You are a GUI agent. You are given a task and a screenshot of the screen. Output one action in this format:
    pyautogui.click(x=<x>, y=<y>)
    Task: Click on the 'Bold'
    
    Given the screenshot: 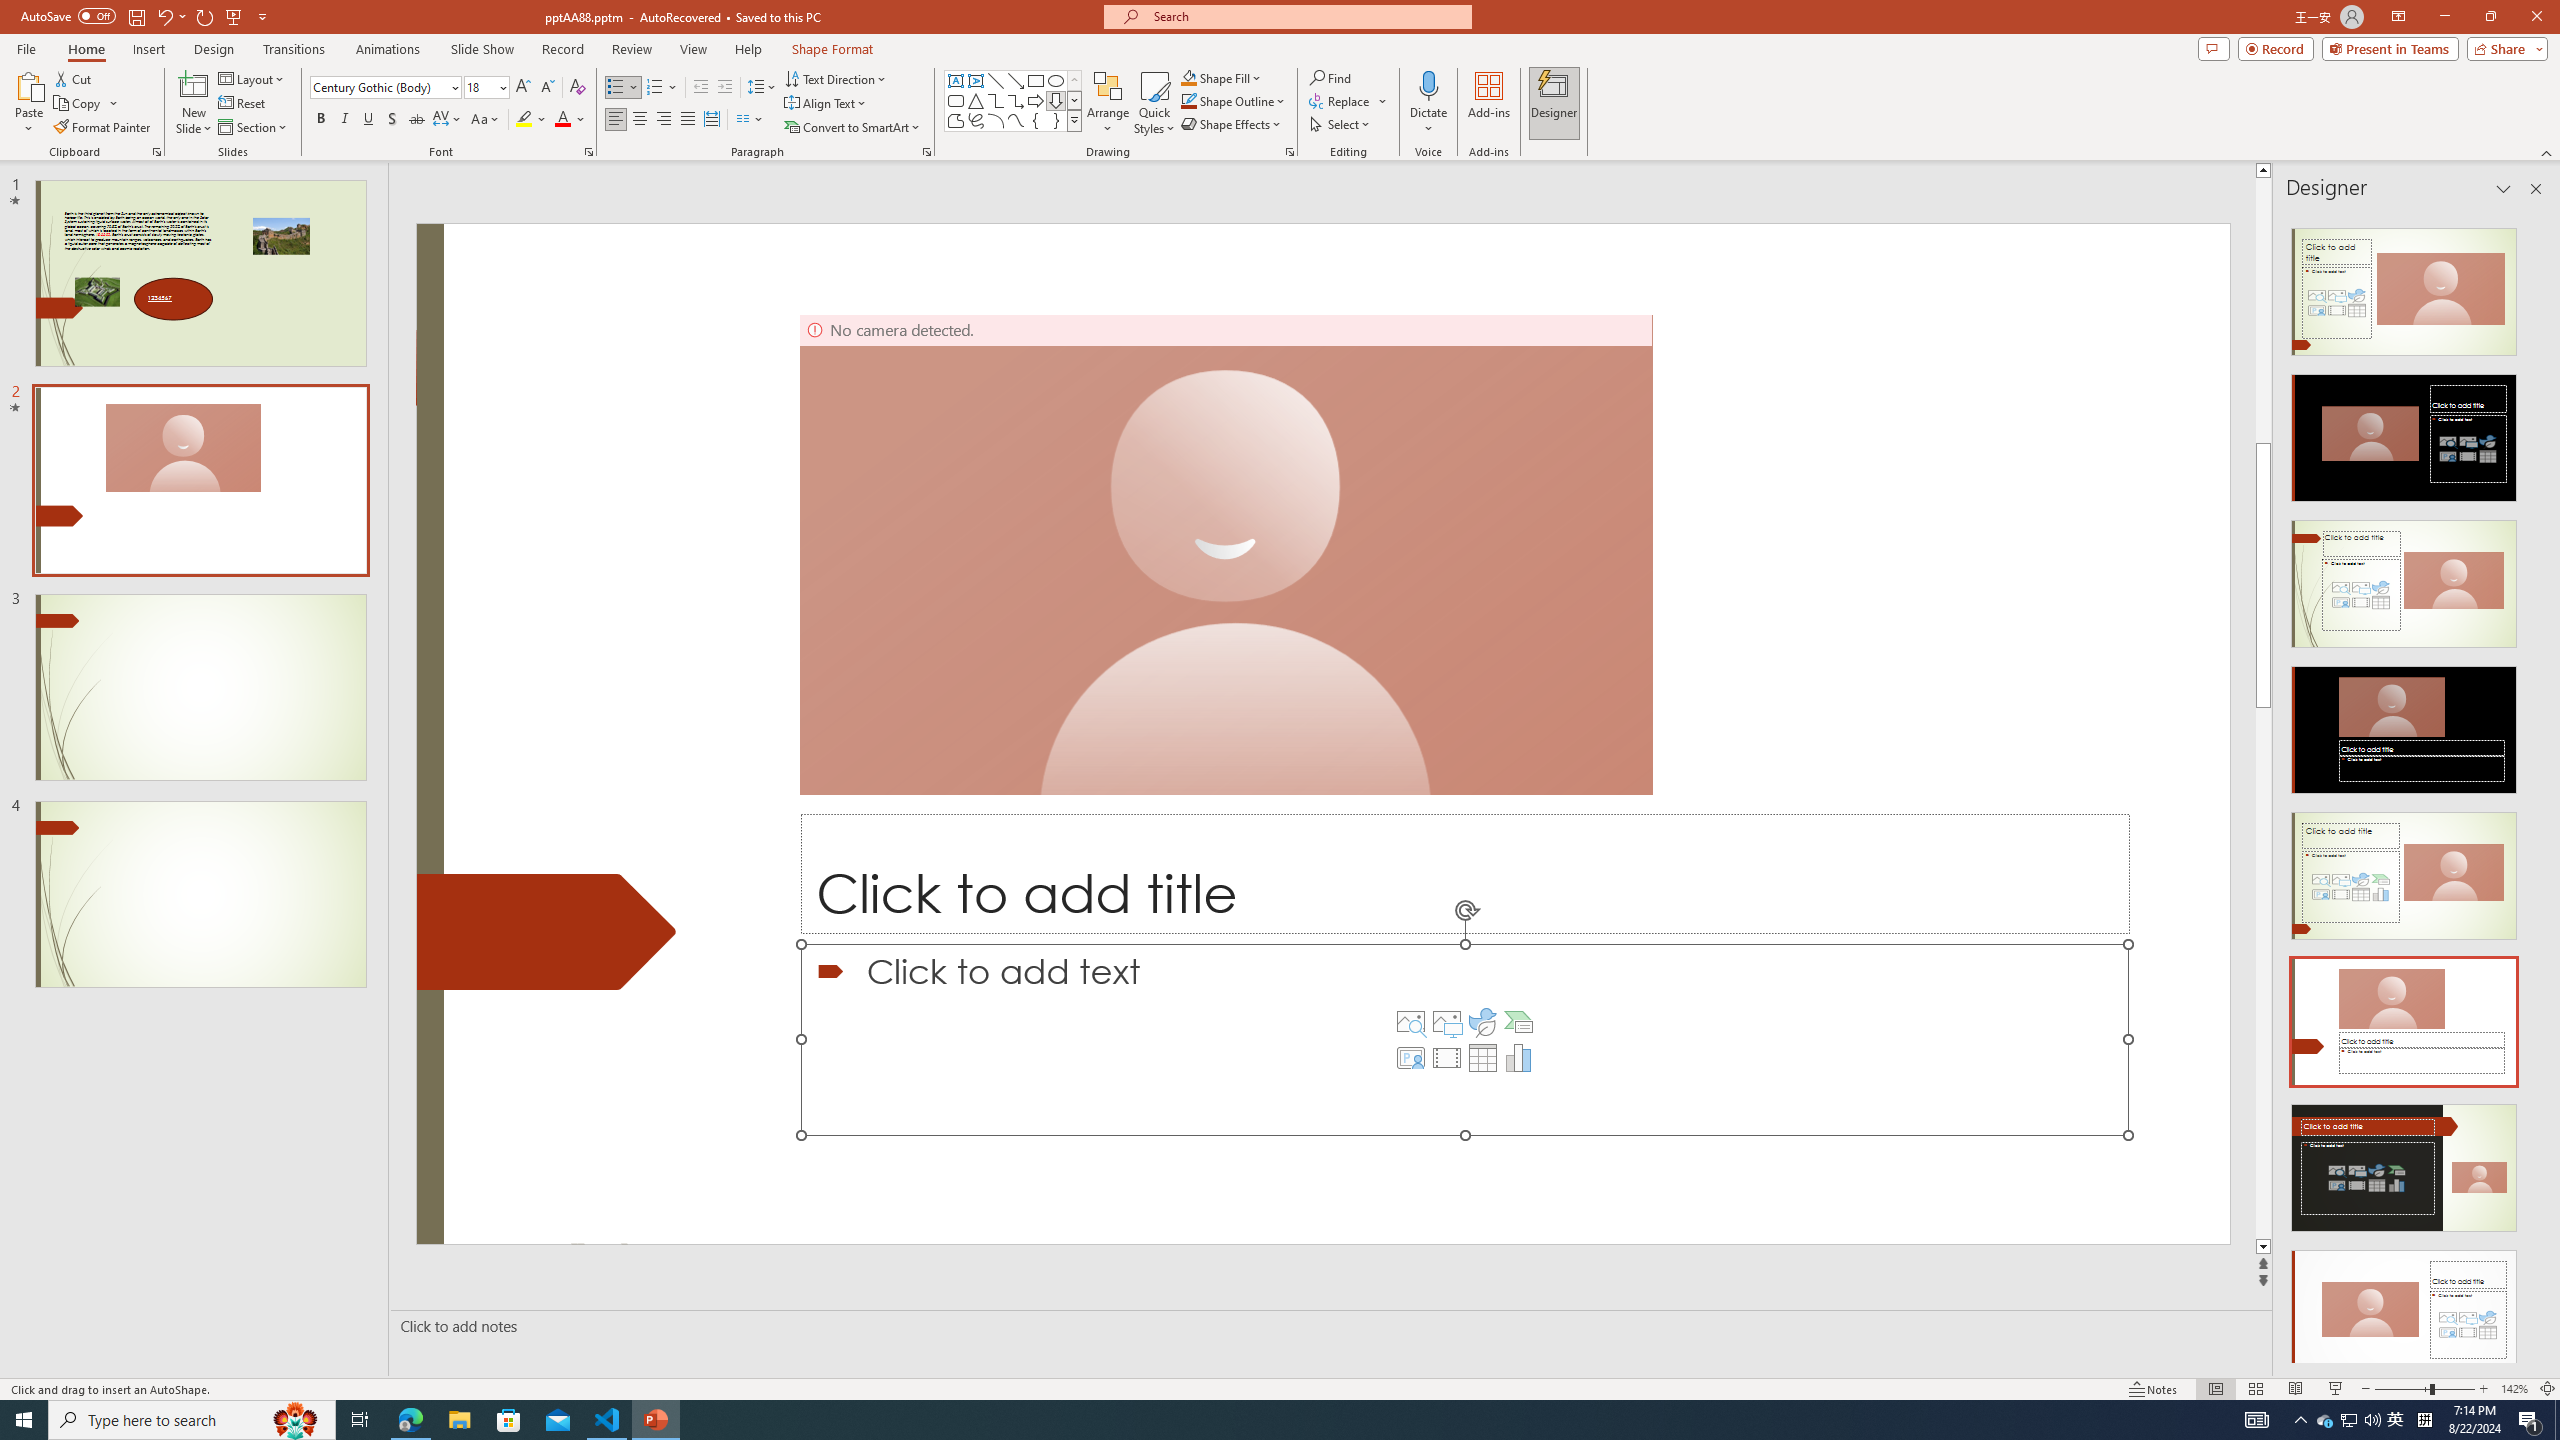 What is the action you would take?
    pyautogui.click(x=321, y=118)
    